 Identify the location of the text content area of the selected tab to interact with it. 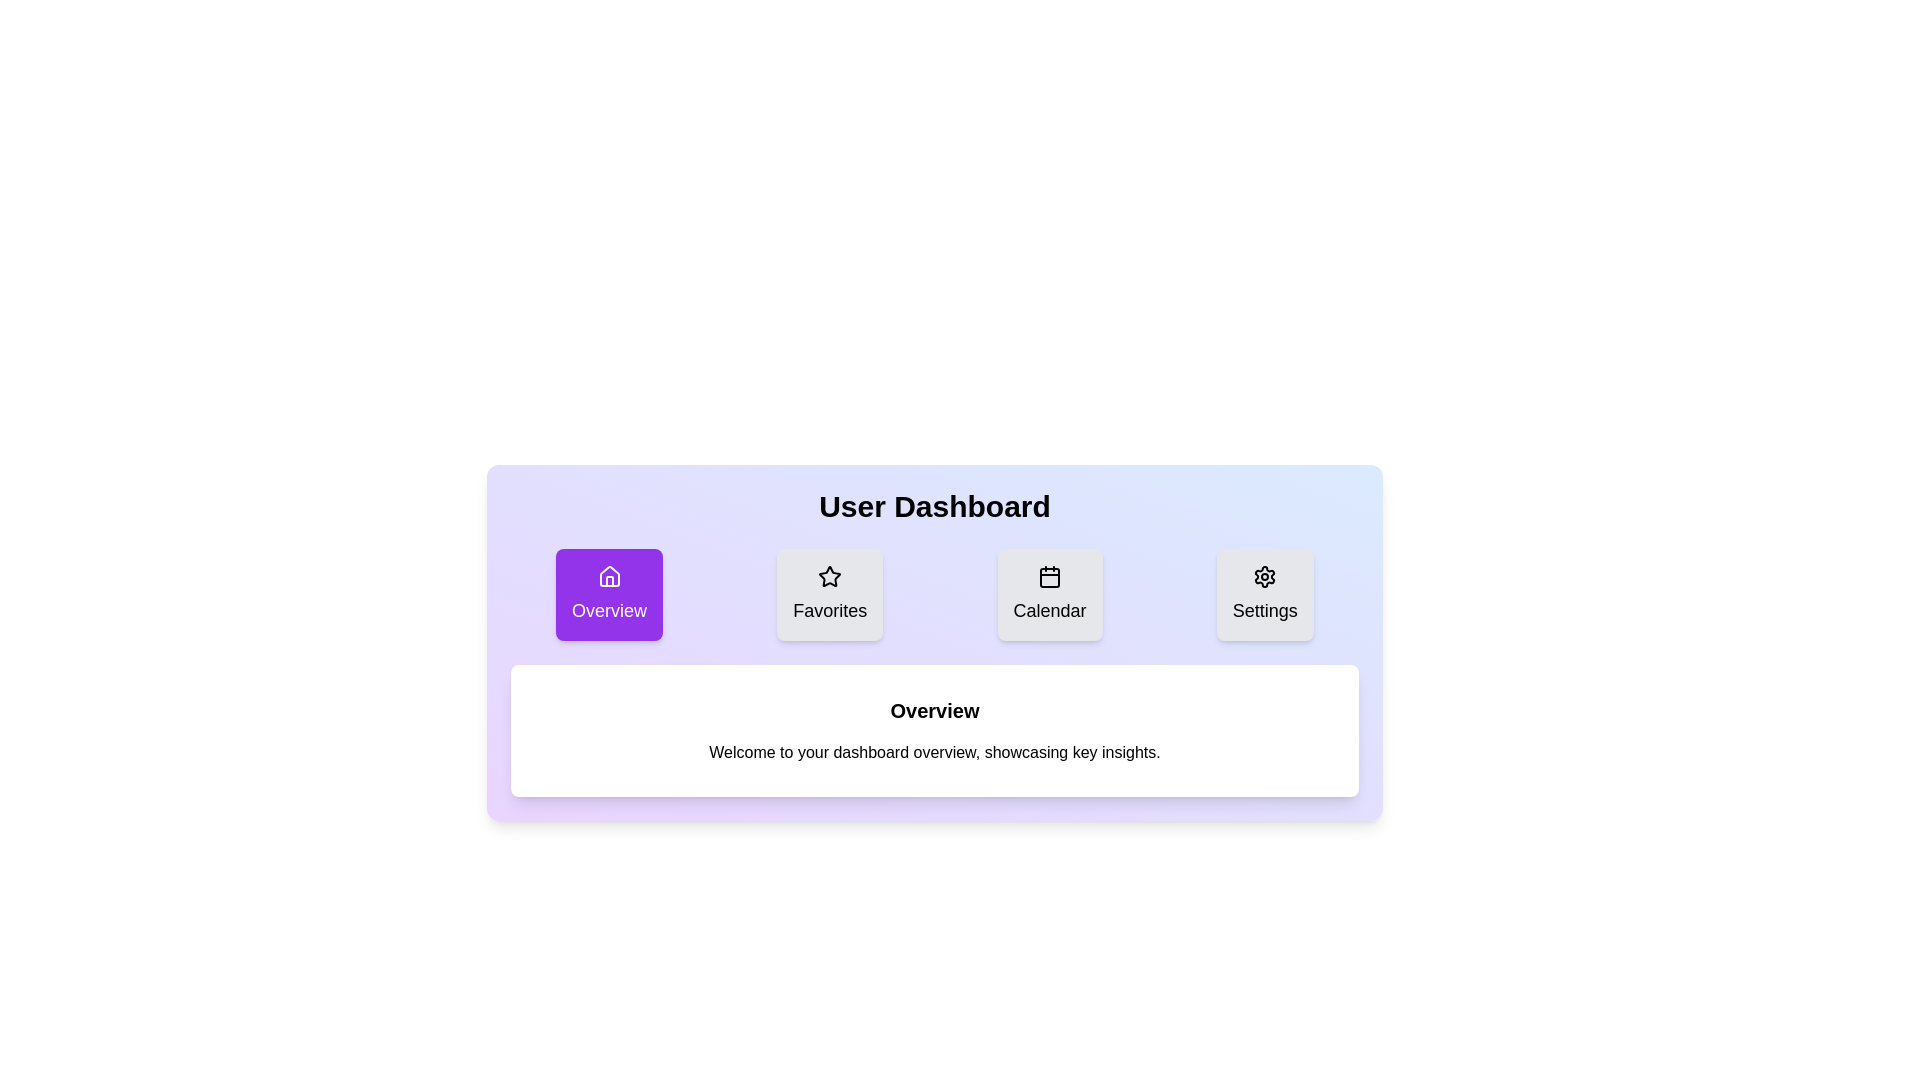
(934, 731).